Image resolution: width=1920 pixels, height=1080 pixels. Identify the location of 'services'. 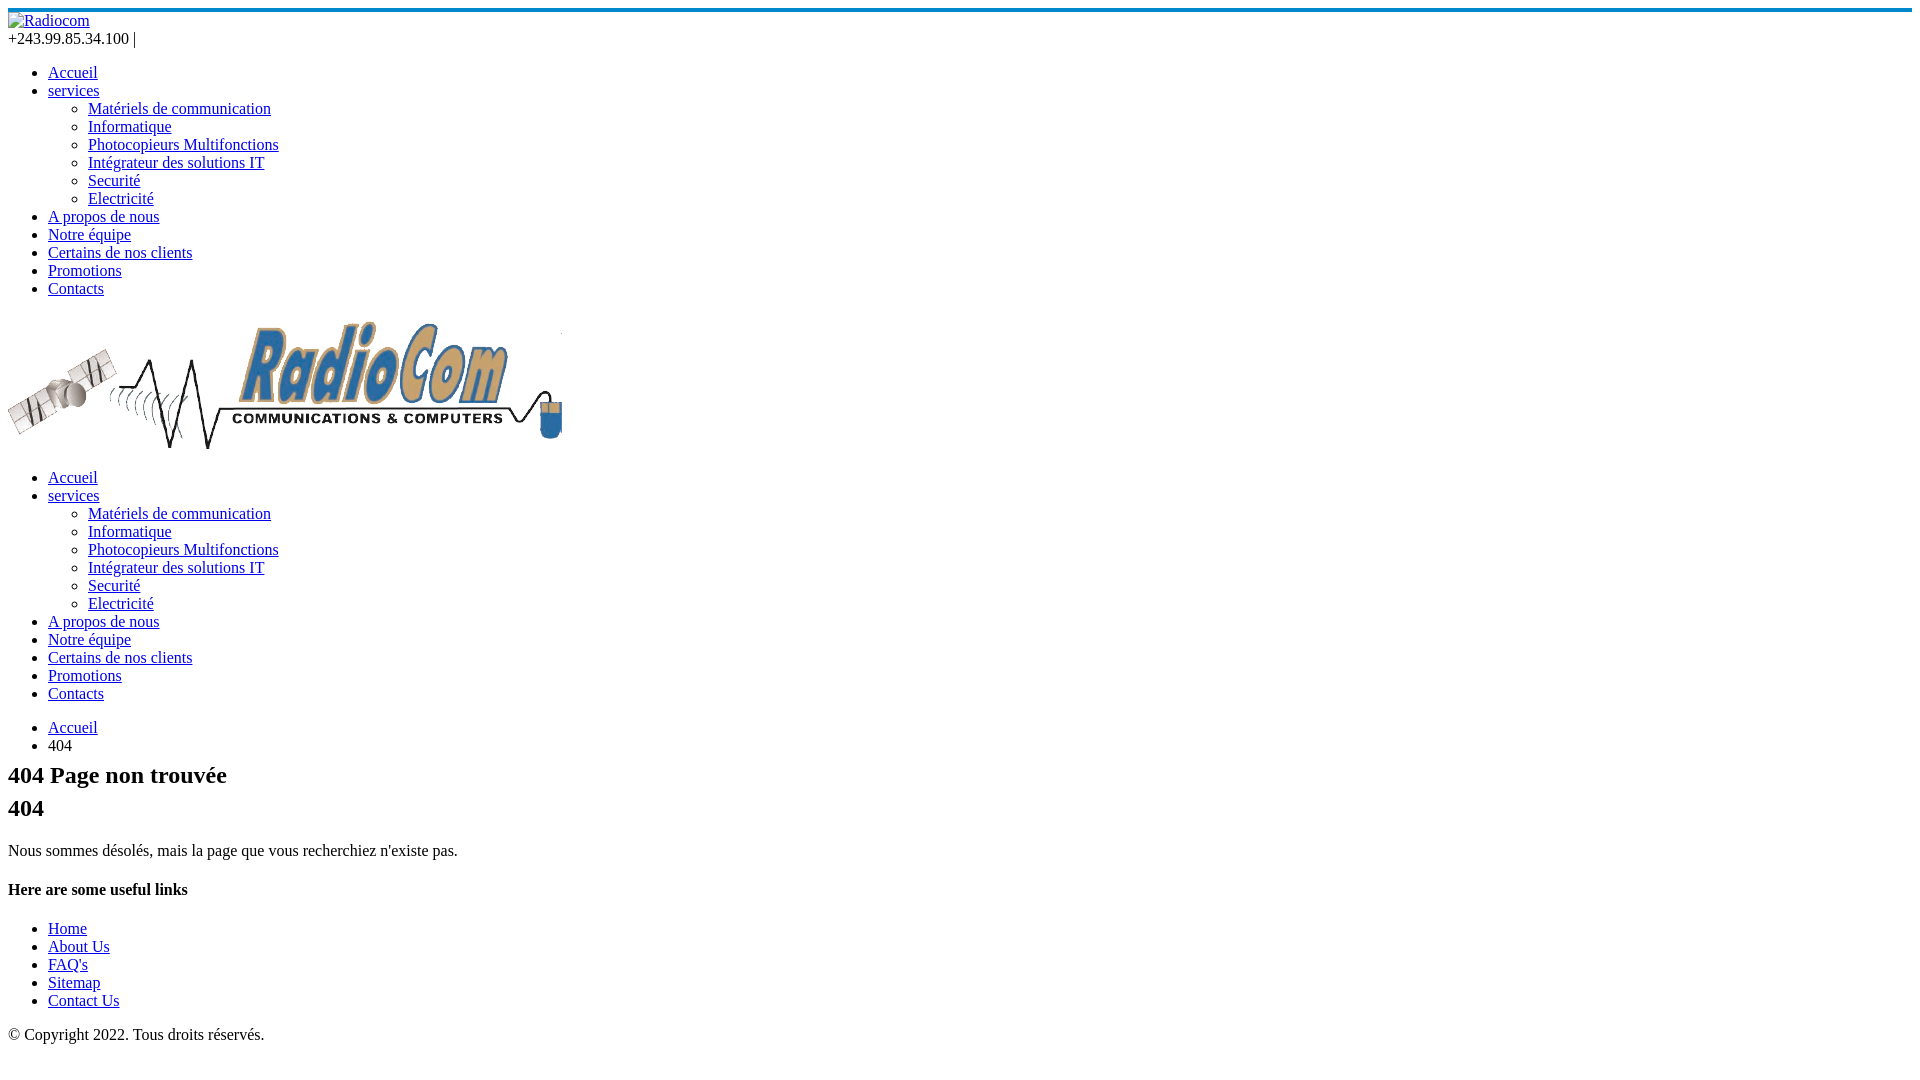
(73, 90).